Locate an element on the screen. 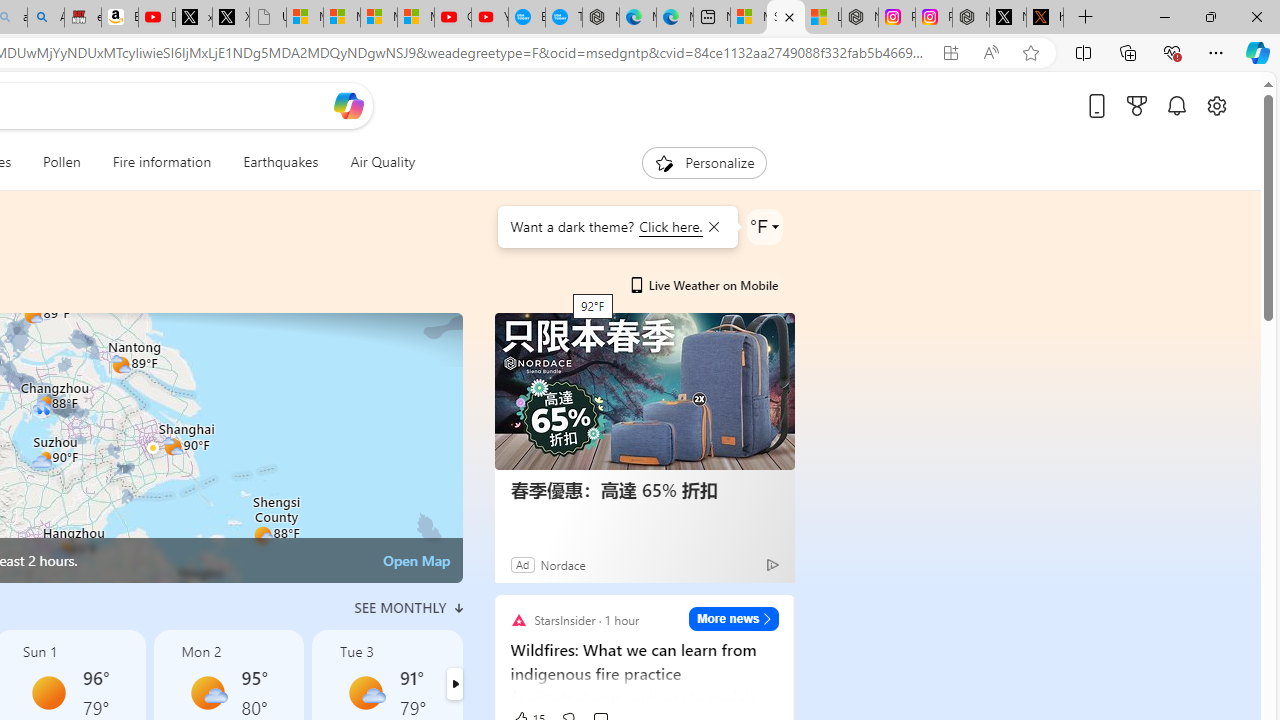  'Weather settings' is located at coordinates (763, 225).